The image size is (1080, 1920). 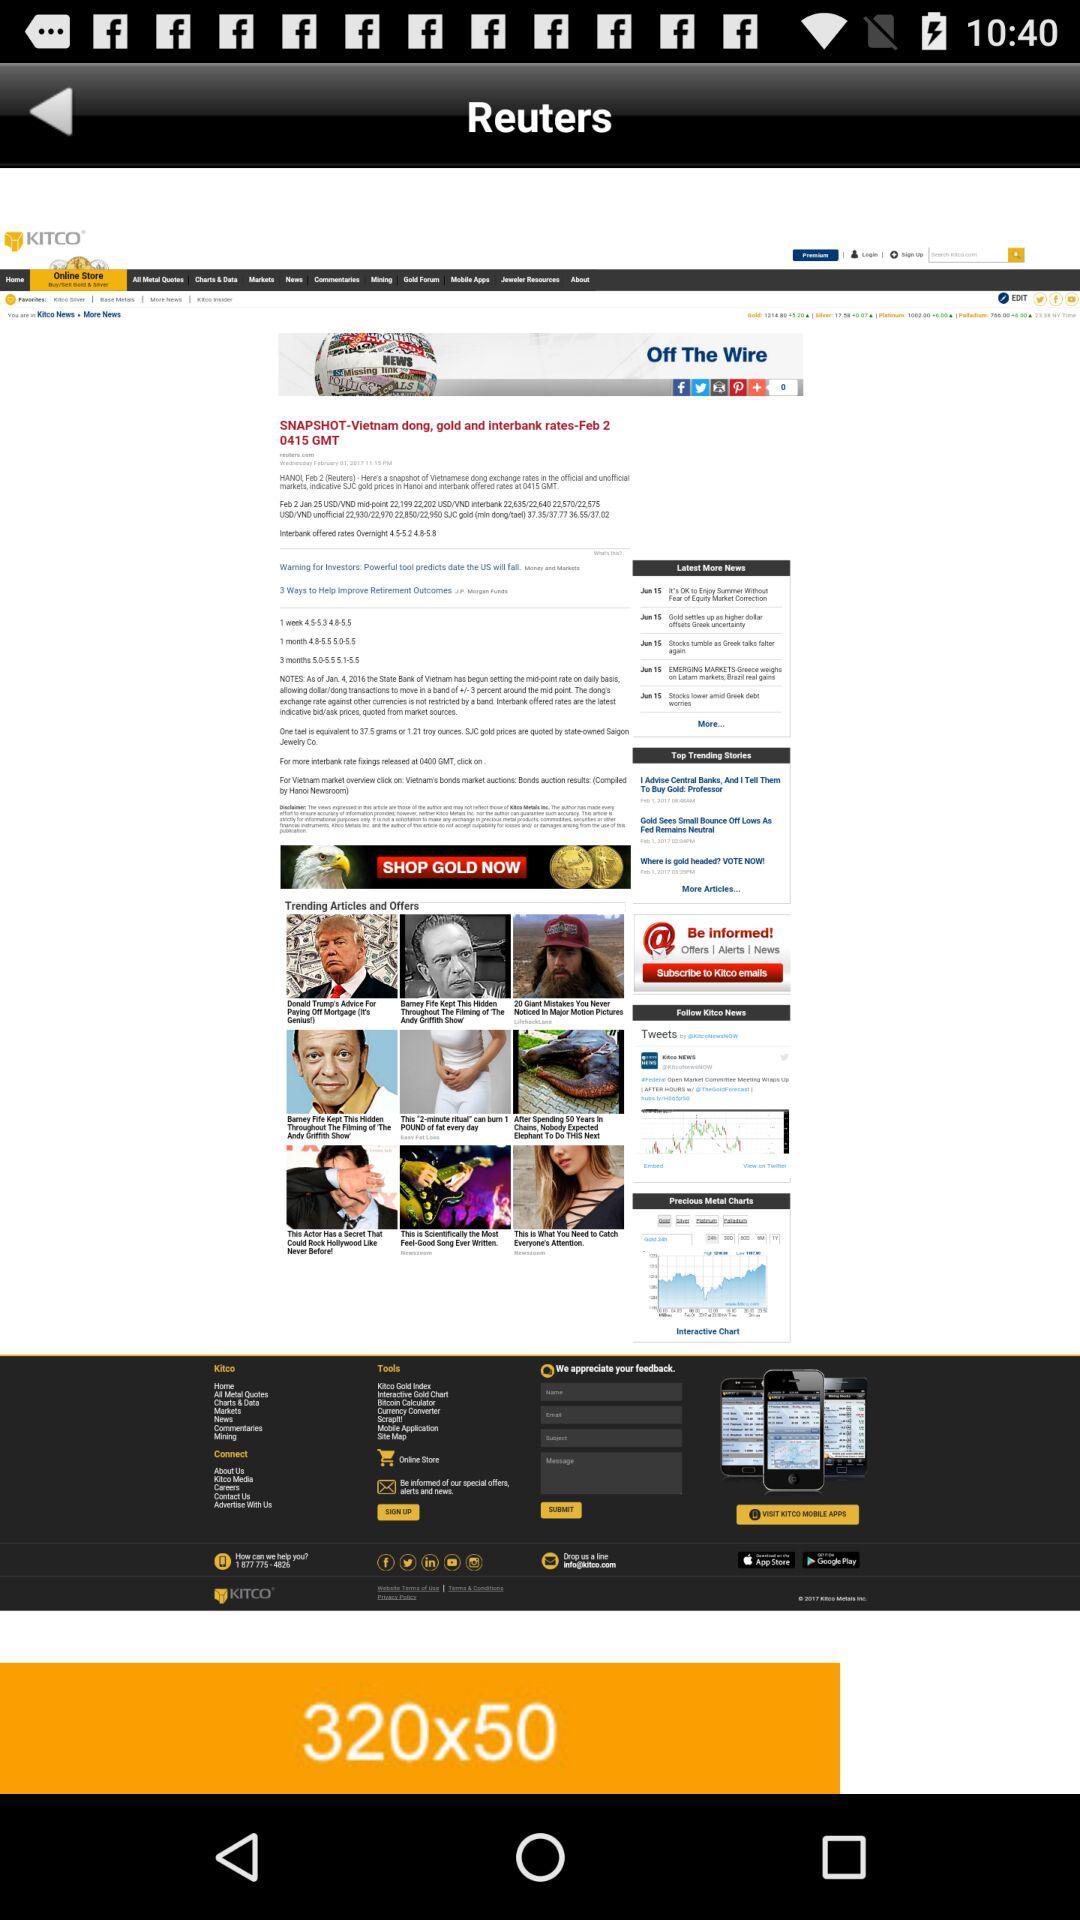 What do you see at coordinates (540, 914) in the screenshot?
I see `seeing in the paragraph` at bounding box center [540, 914].